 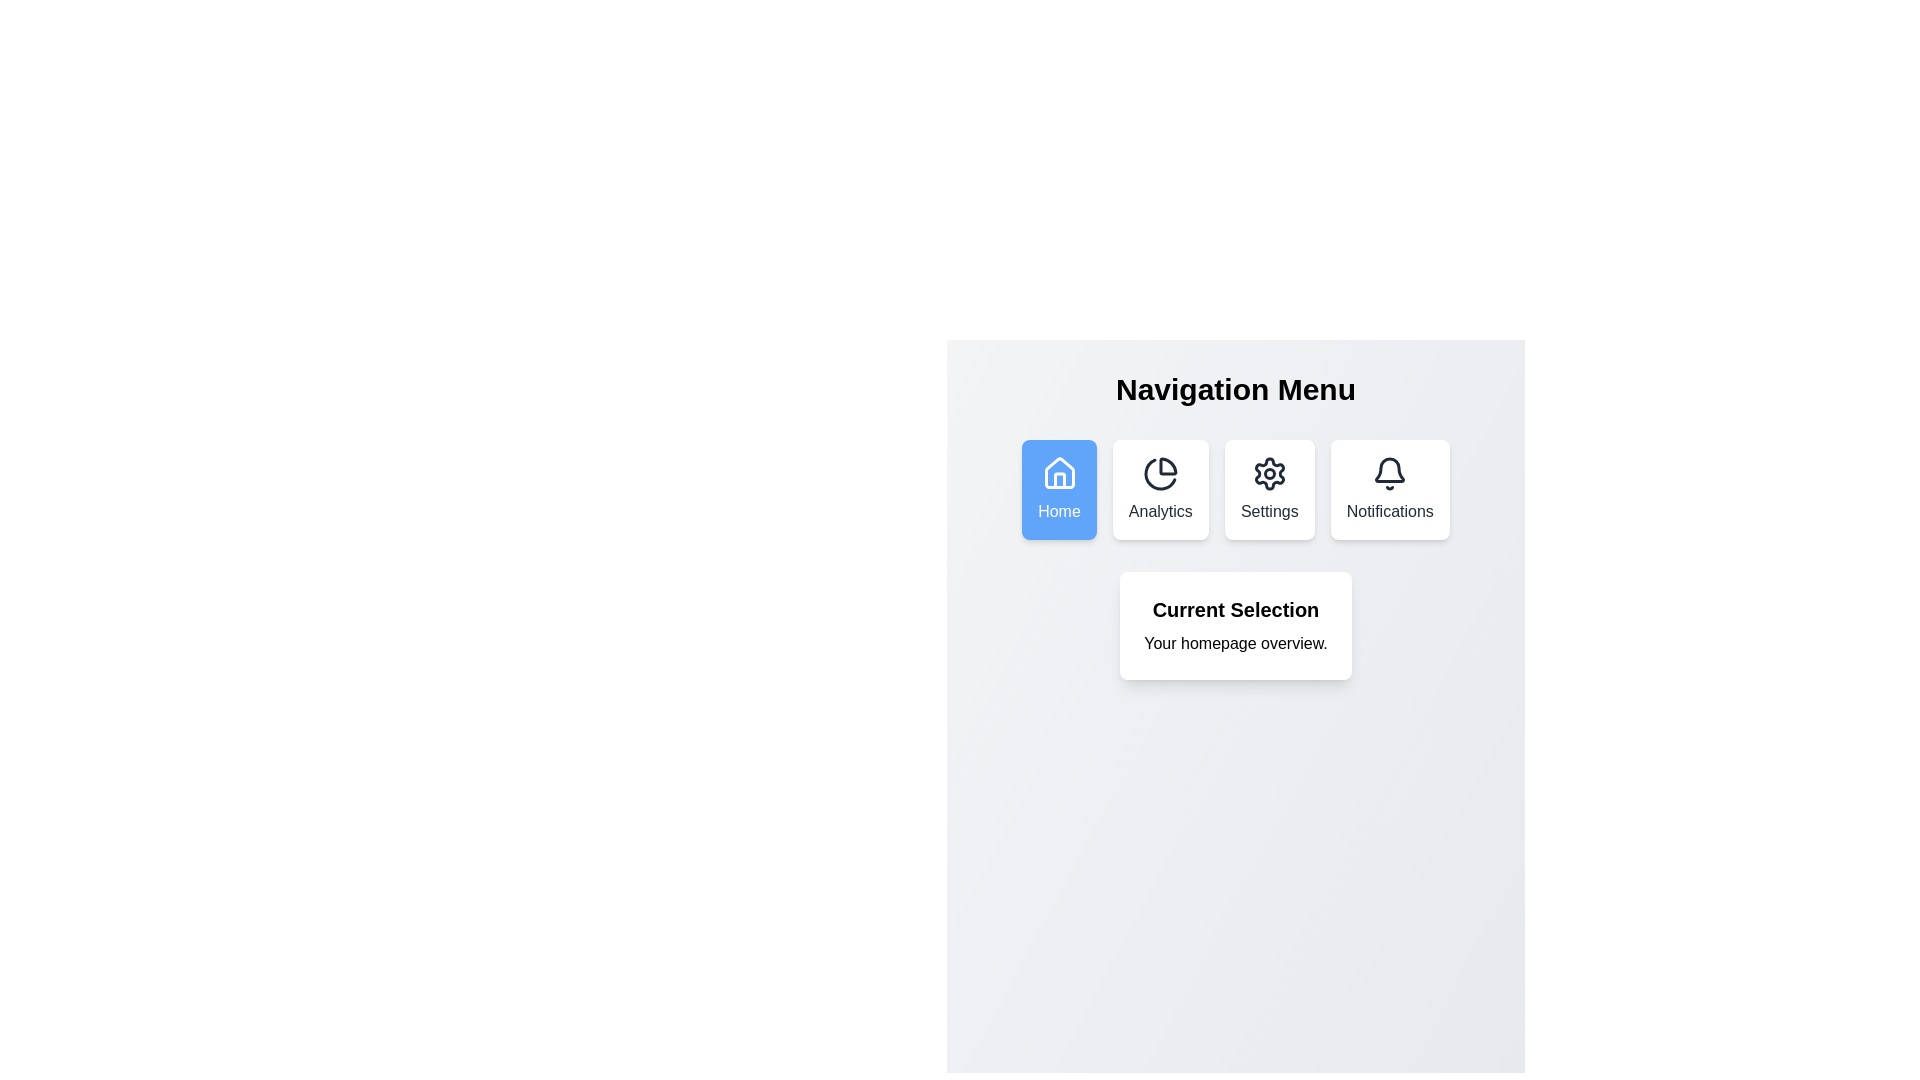 I want to click on the menu item labeled Home to navigate to the corresponding section, so click(x=1058, y=489).